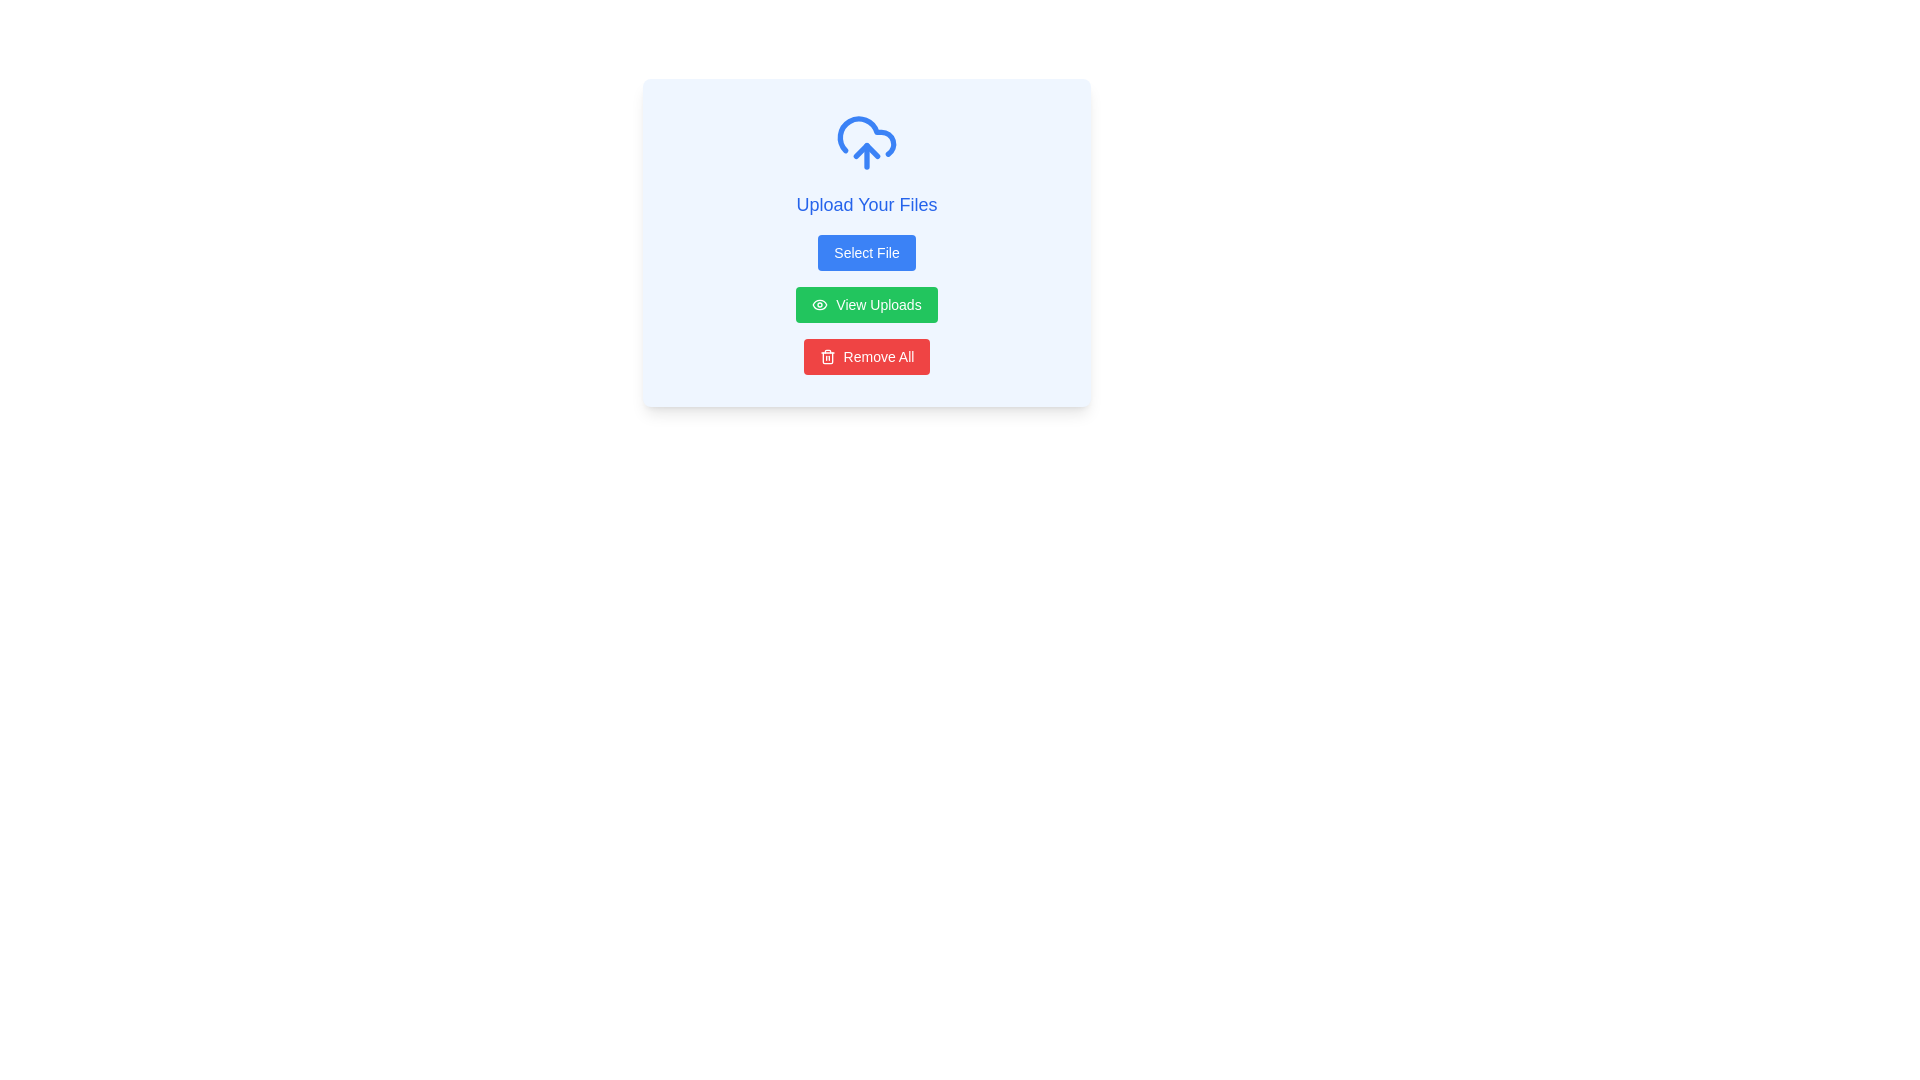  What do you see at coordinates (867, 204) in the screenshot?
I see `the text label that reads 'Upload Your Files', which is styled in medium-sized blue font and positioned above the 'Select File' button` at bounding box center [867, 204].